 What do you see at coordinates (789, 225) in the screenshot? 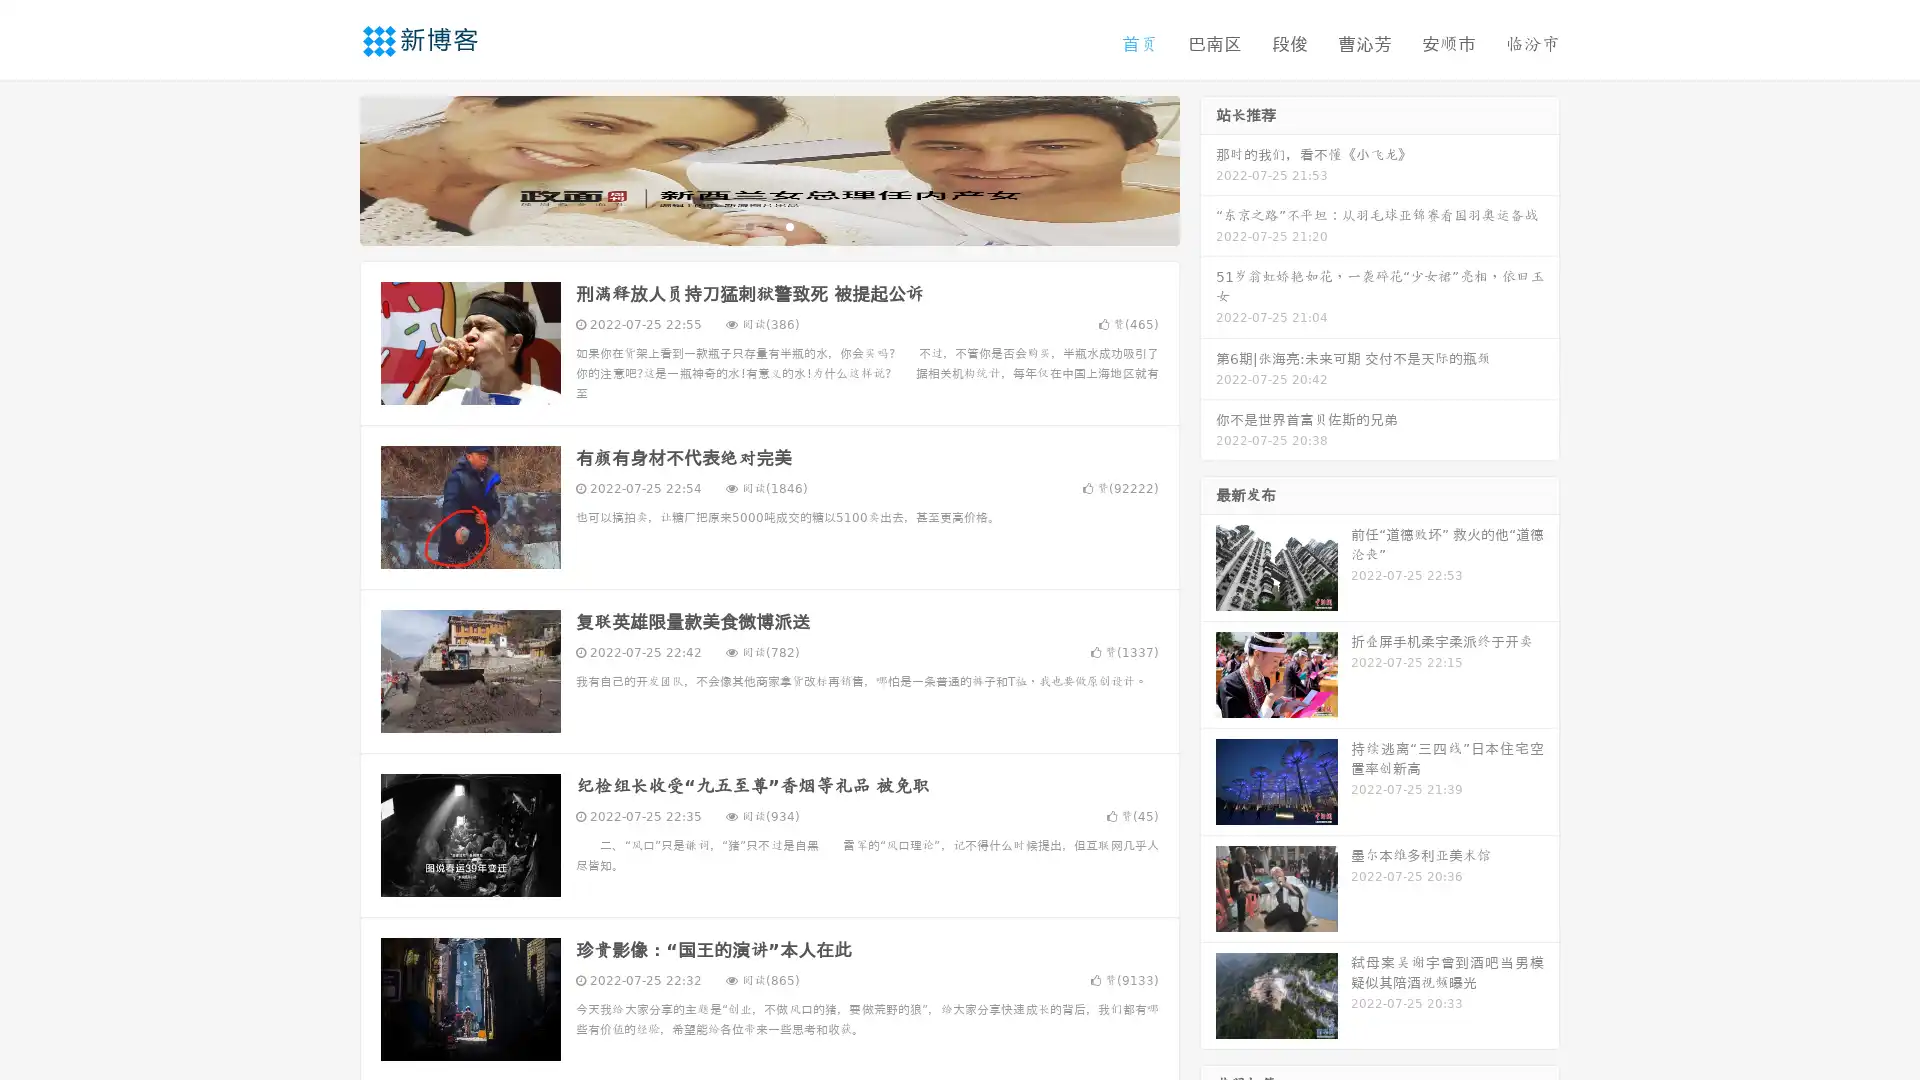
I see `Go to slide 3` at bounding box center [789, 225].